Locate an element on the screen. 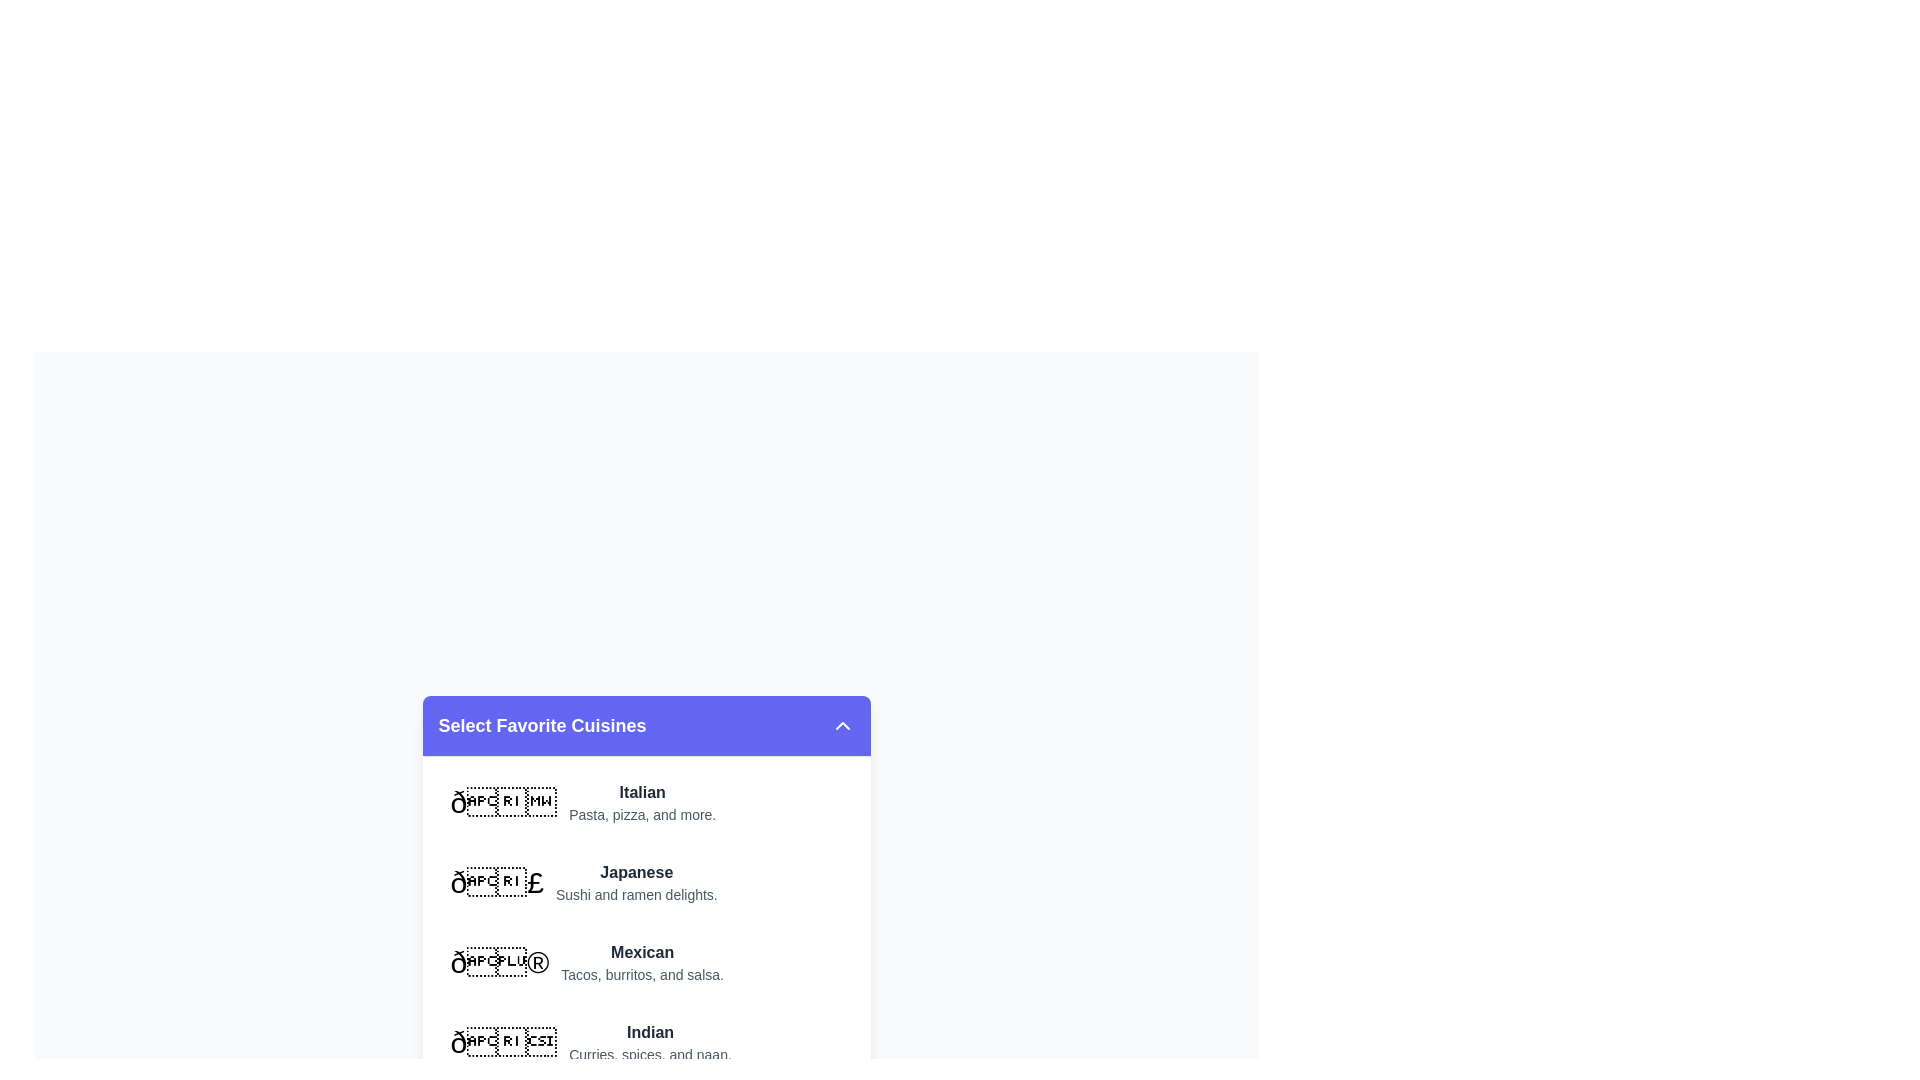 The width and height of the screenshot is (1920, 1080). the text label reading 'Pasta, pizza, and more.' which is positioned directly underneath the header 'Italian' in the Select Favorite Cuisines section is located at coordinates (642, 814).